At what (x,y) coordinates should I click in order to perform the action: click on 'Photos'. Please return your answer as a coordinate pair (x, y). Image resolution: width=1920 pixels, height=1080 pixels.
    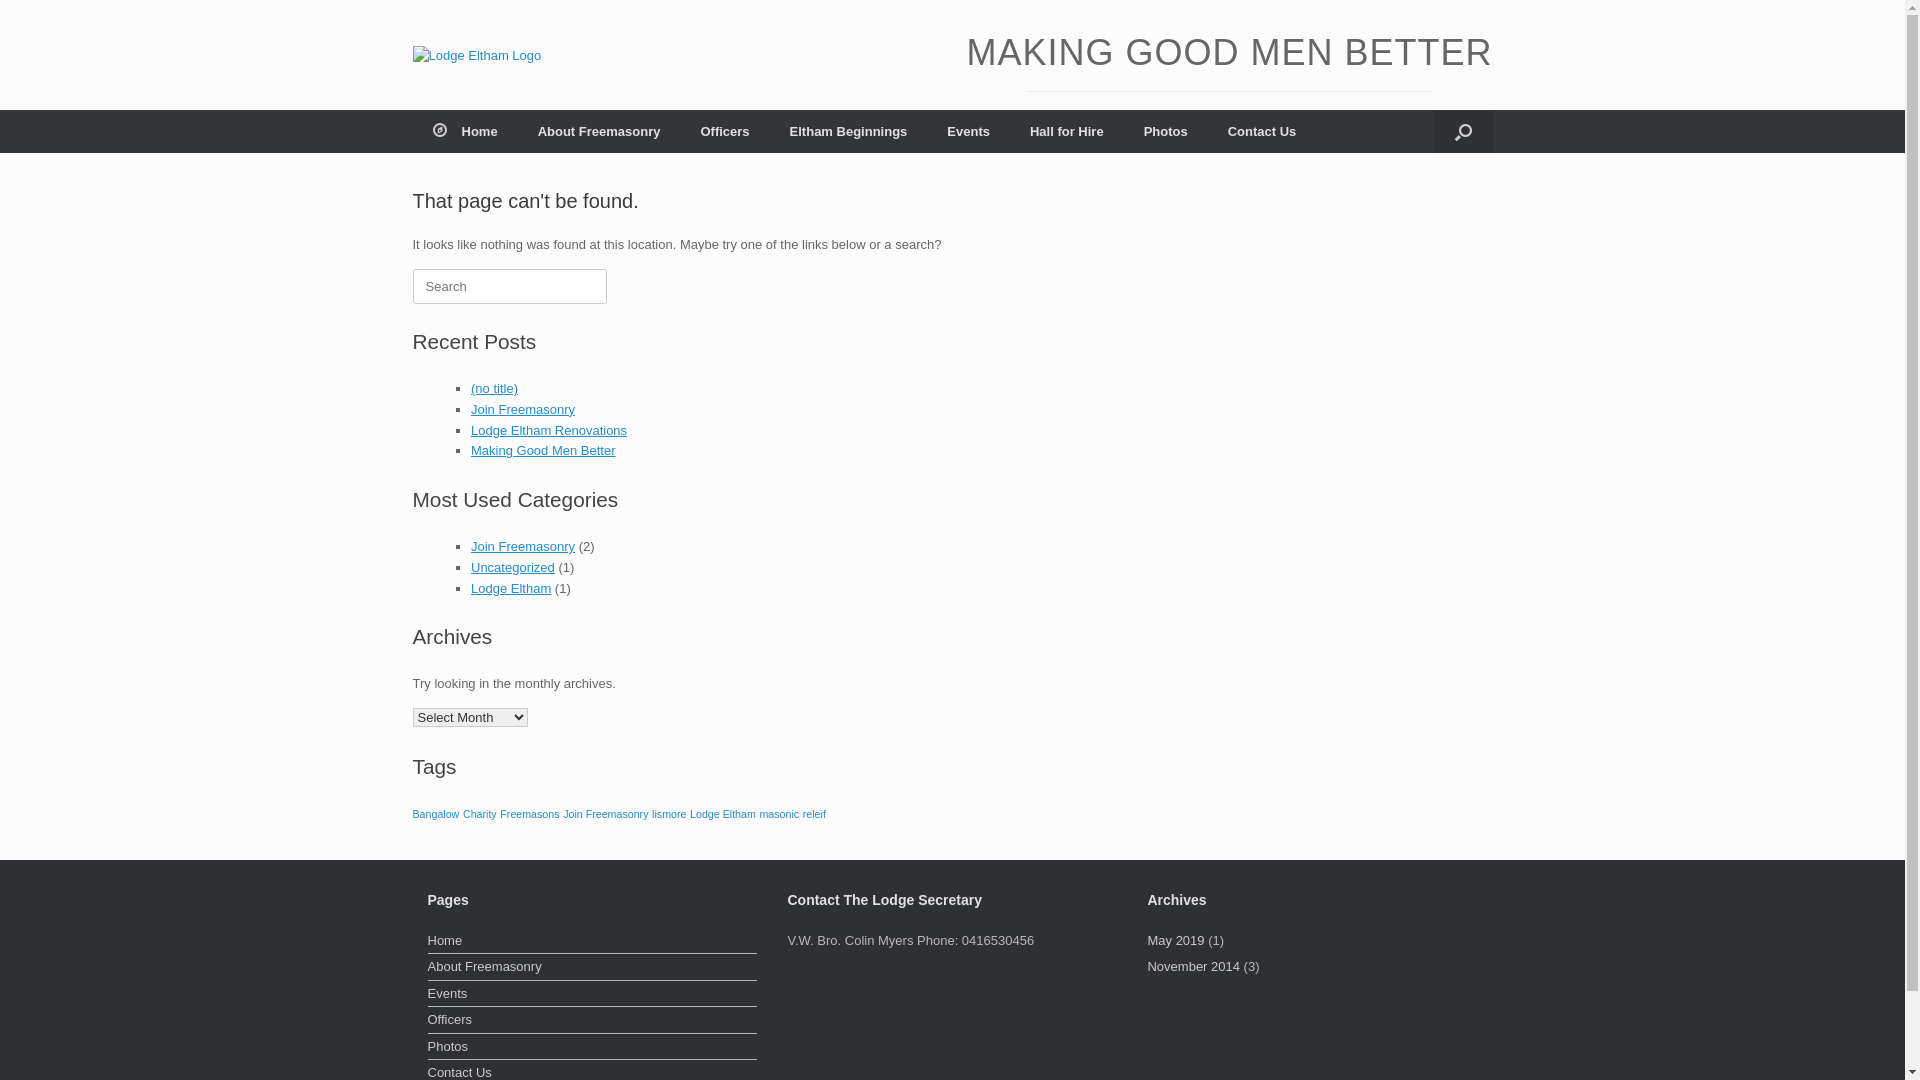
    Looking at the image, I should click on (426, 1048).